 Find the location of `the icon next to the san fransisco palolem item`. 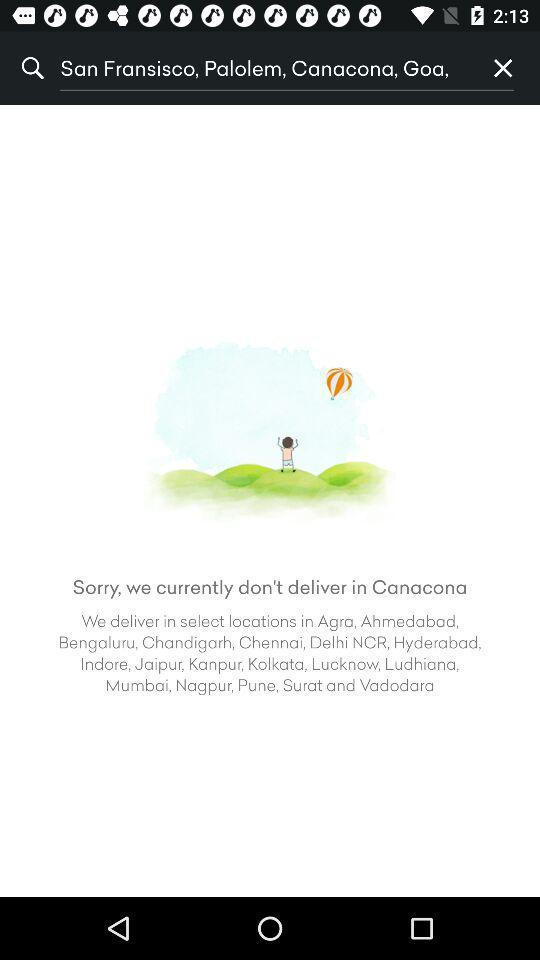

the icon next to the san fransisco palolem item is located at coordinates (502, 68).